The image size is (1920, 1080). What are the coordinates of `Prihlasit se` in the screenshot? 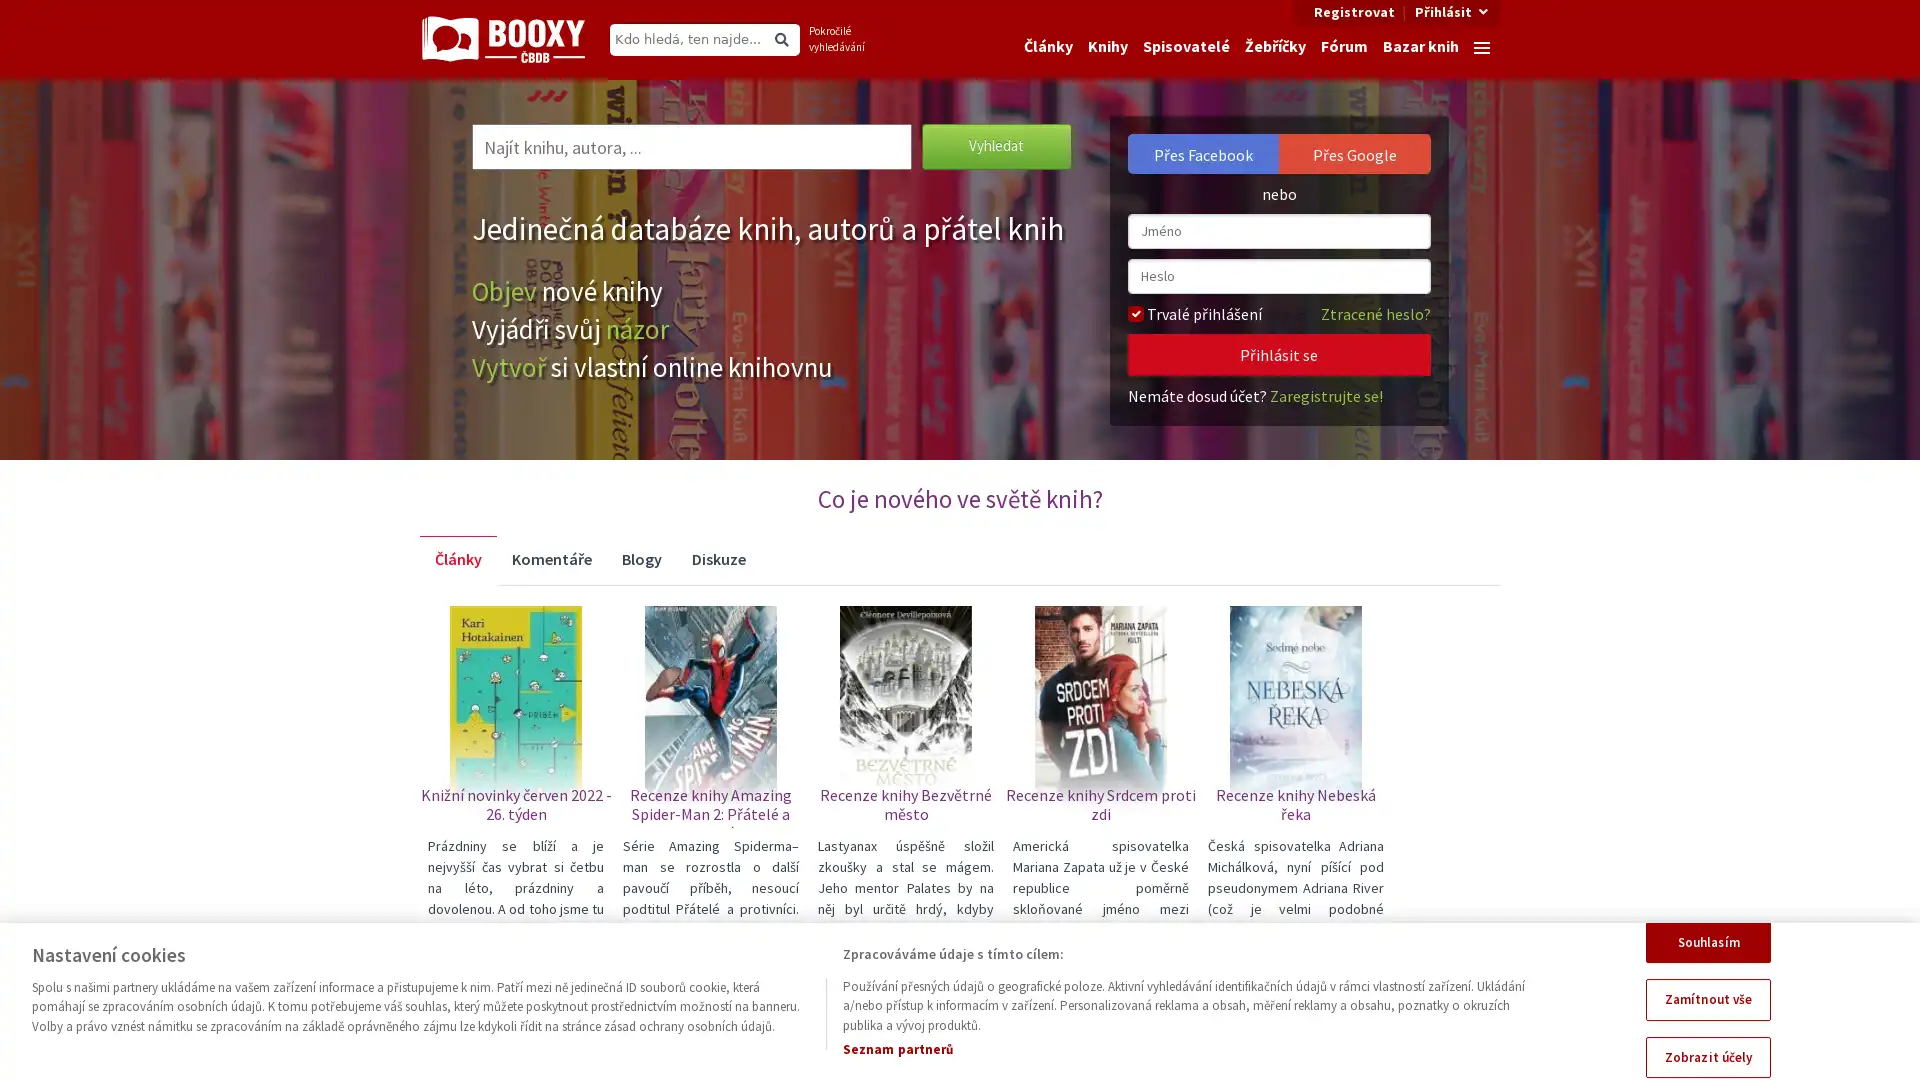 It's located at (1277, 353).